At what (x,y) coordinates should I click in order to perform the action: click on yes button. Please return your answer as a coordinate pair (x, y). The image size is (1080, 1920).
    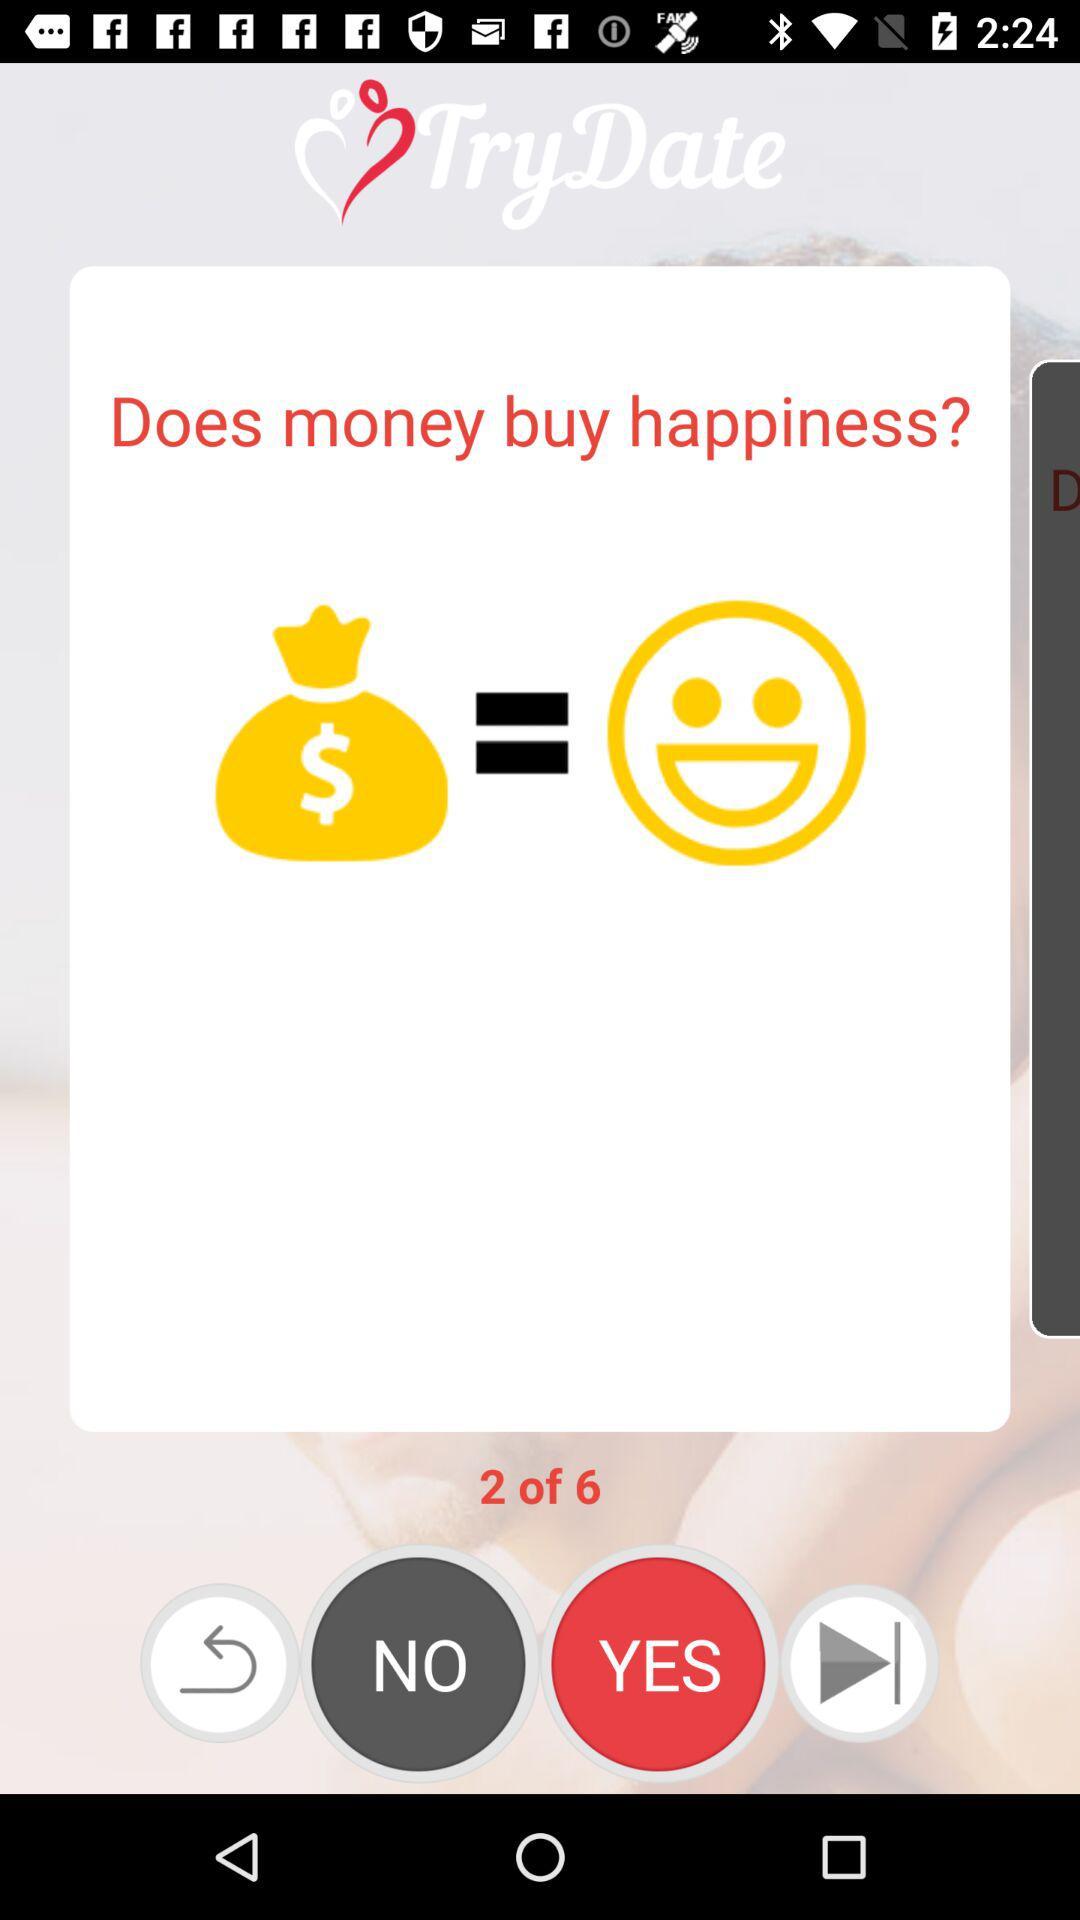
    Looking at the image, I should click on (659, 1663).